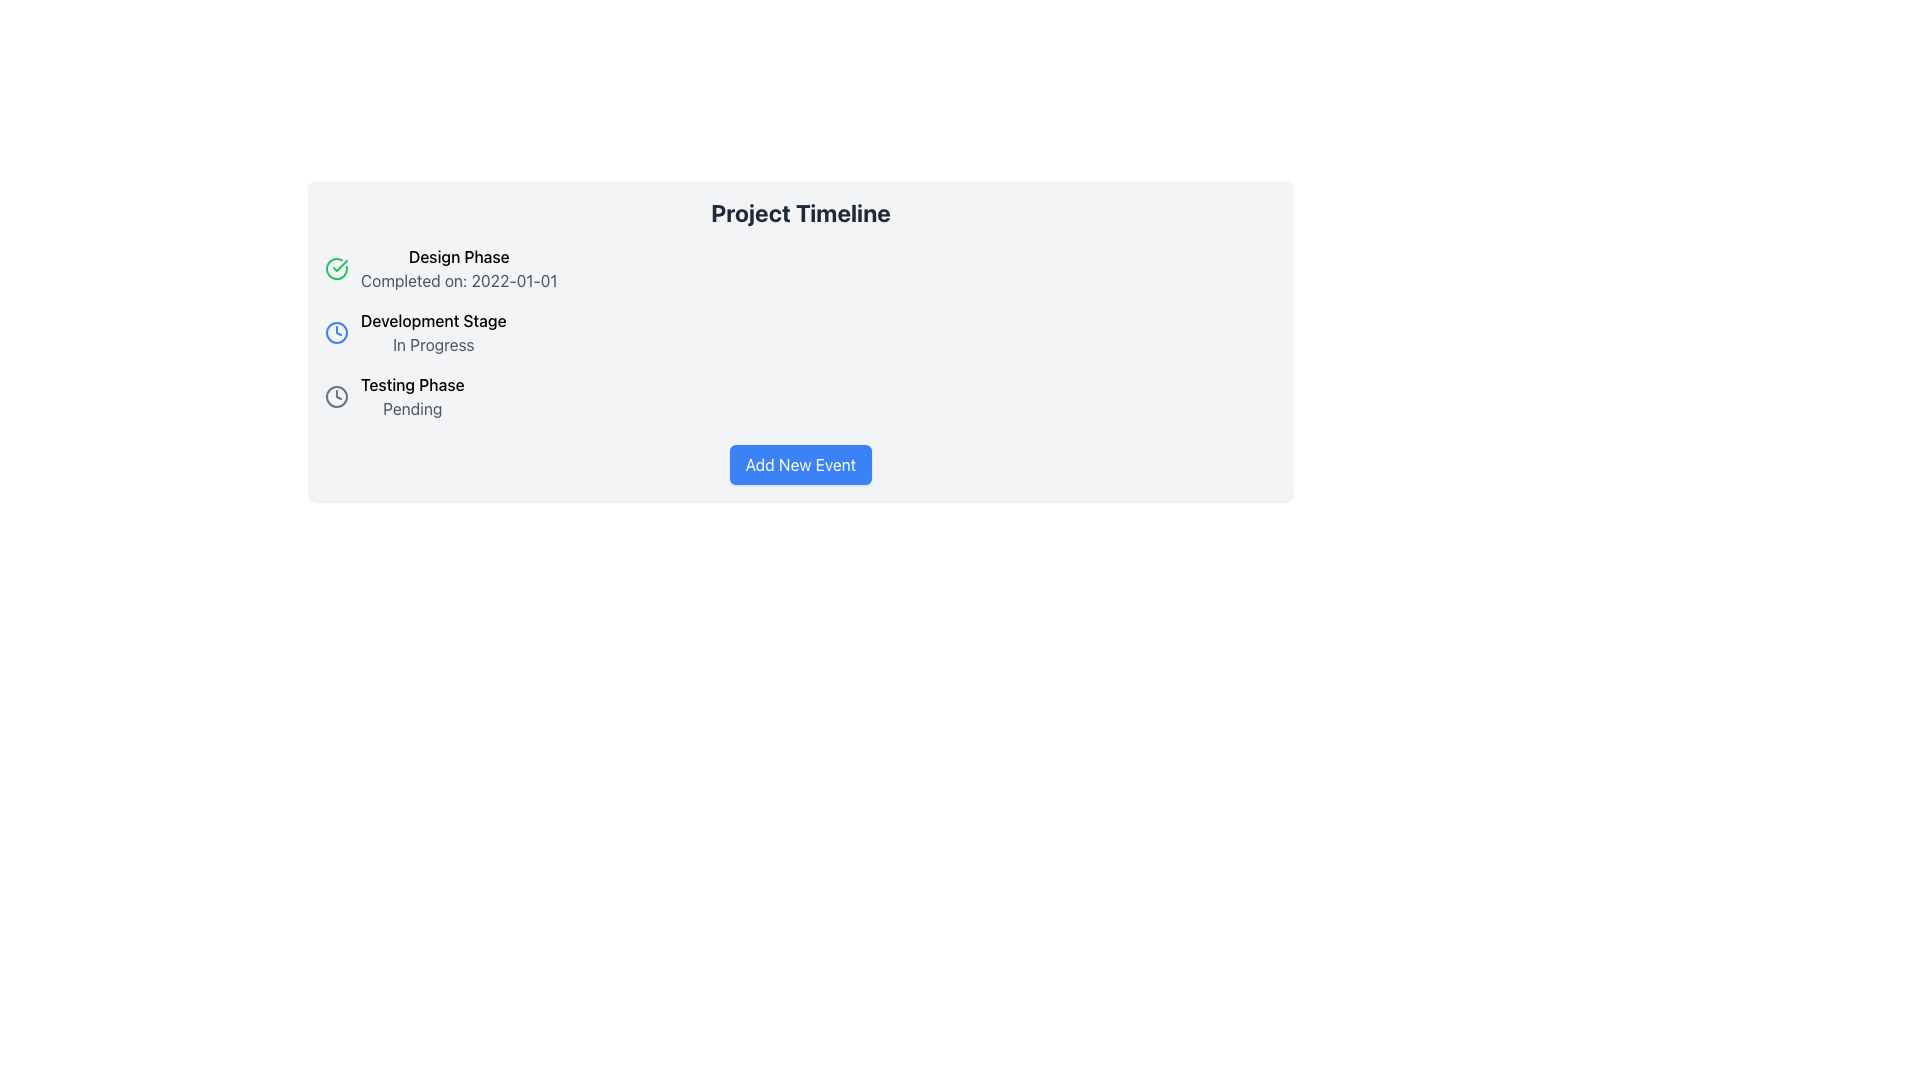 The width and height of the screenshot is (1920, 1080). Describe the element at coordinates (411, 407) in the screenshot. I see `the text element displaying 'Pending', which is styled in light gray and positioned below 'Testing Phase' in the 'Project Timeline' panel` at that location.